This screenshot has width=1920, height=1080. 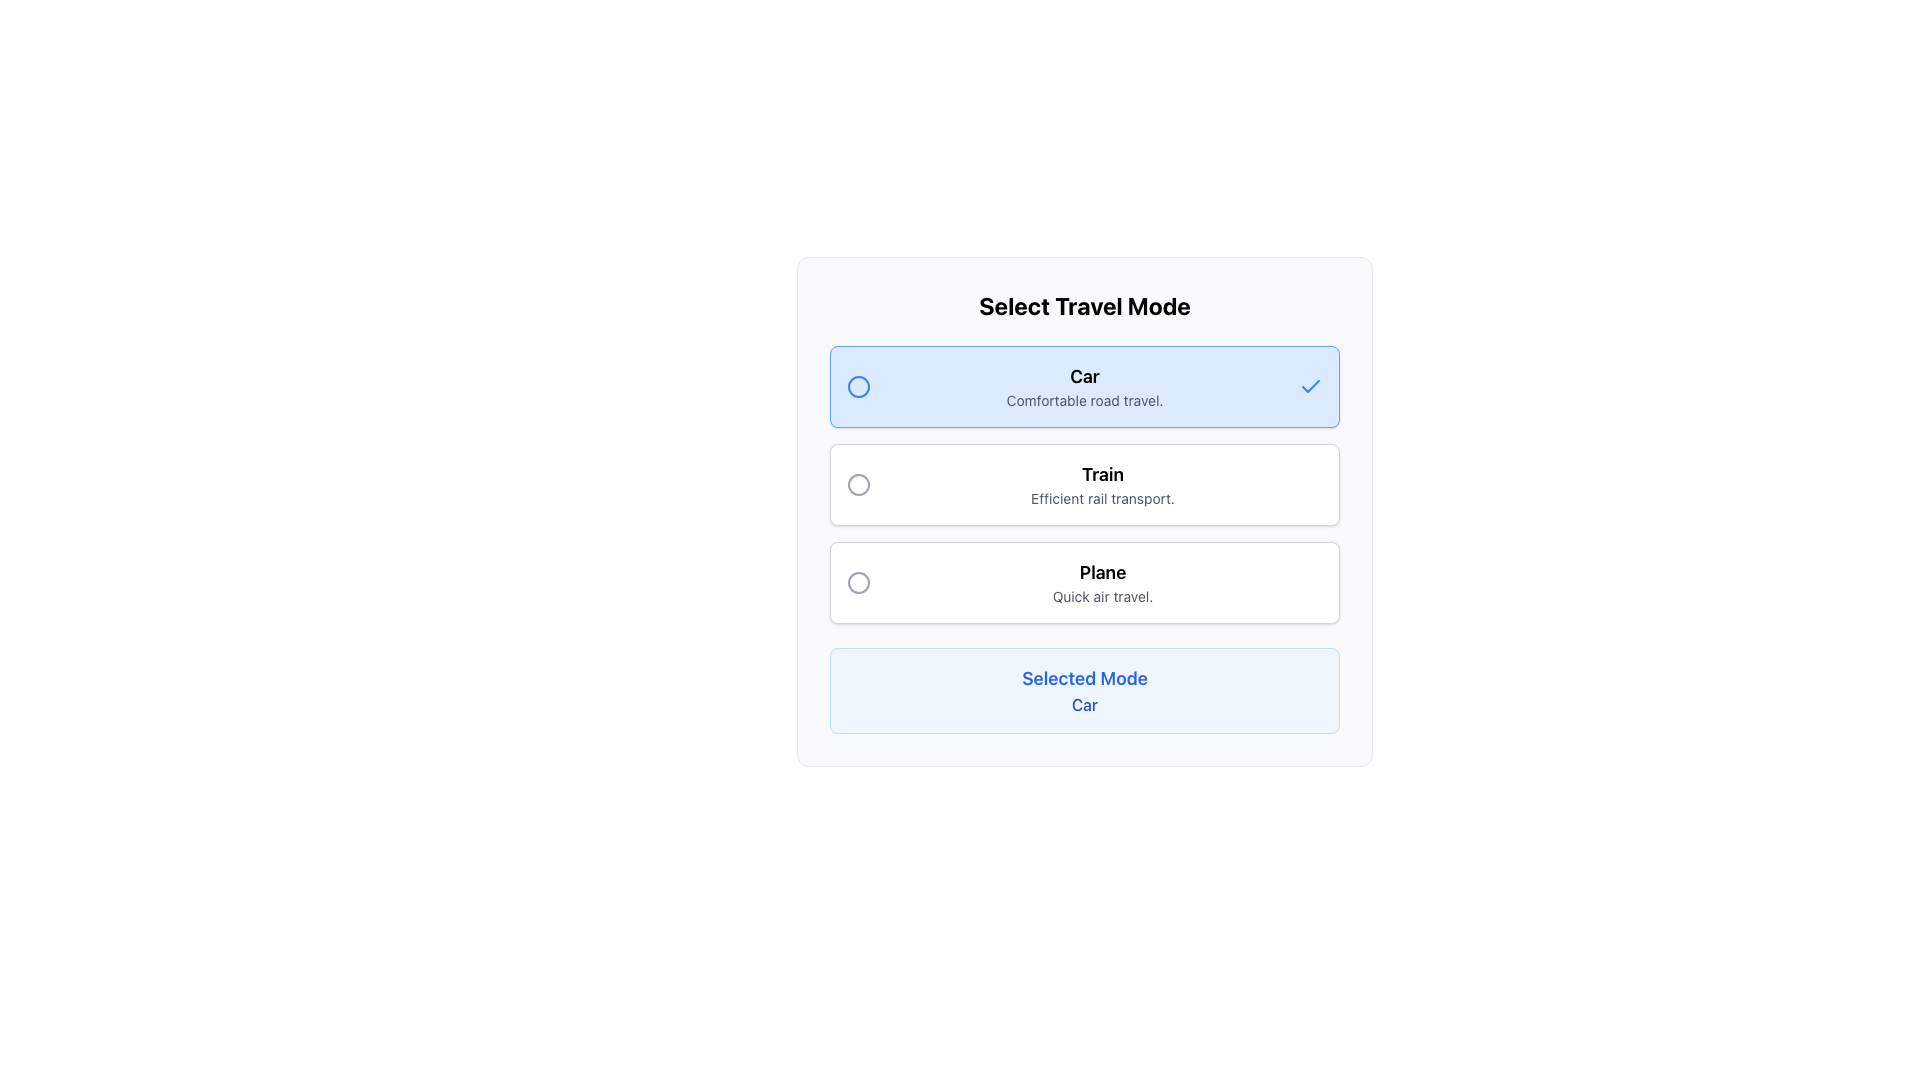 I want to click on the 'Car' travel mode icon, which indicates that the 'Car' option has been selected, so click(x=1310, y=385).